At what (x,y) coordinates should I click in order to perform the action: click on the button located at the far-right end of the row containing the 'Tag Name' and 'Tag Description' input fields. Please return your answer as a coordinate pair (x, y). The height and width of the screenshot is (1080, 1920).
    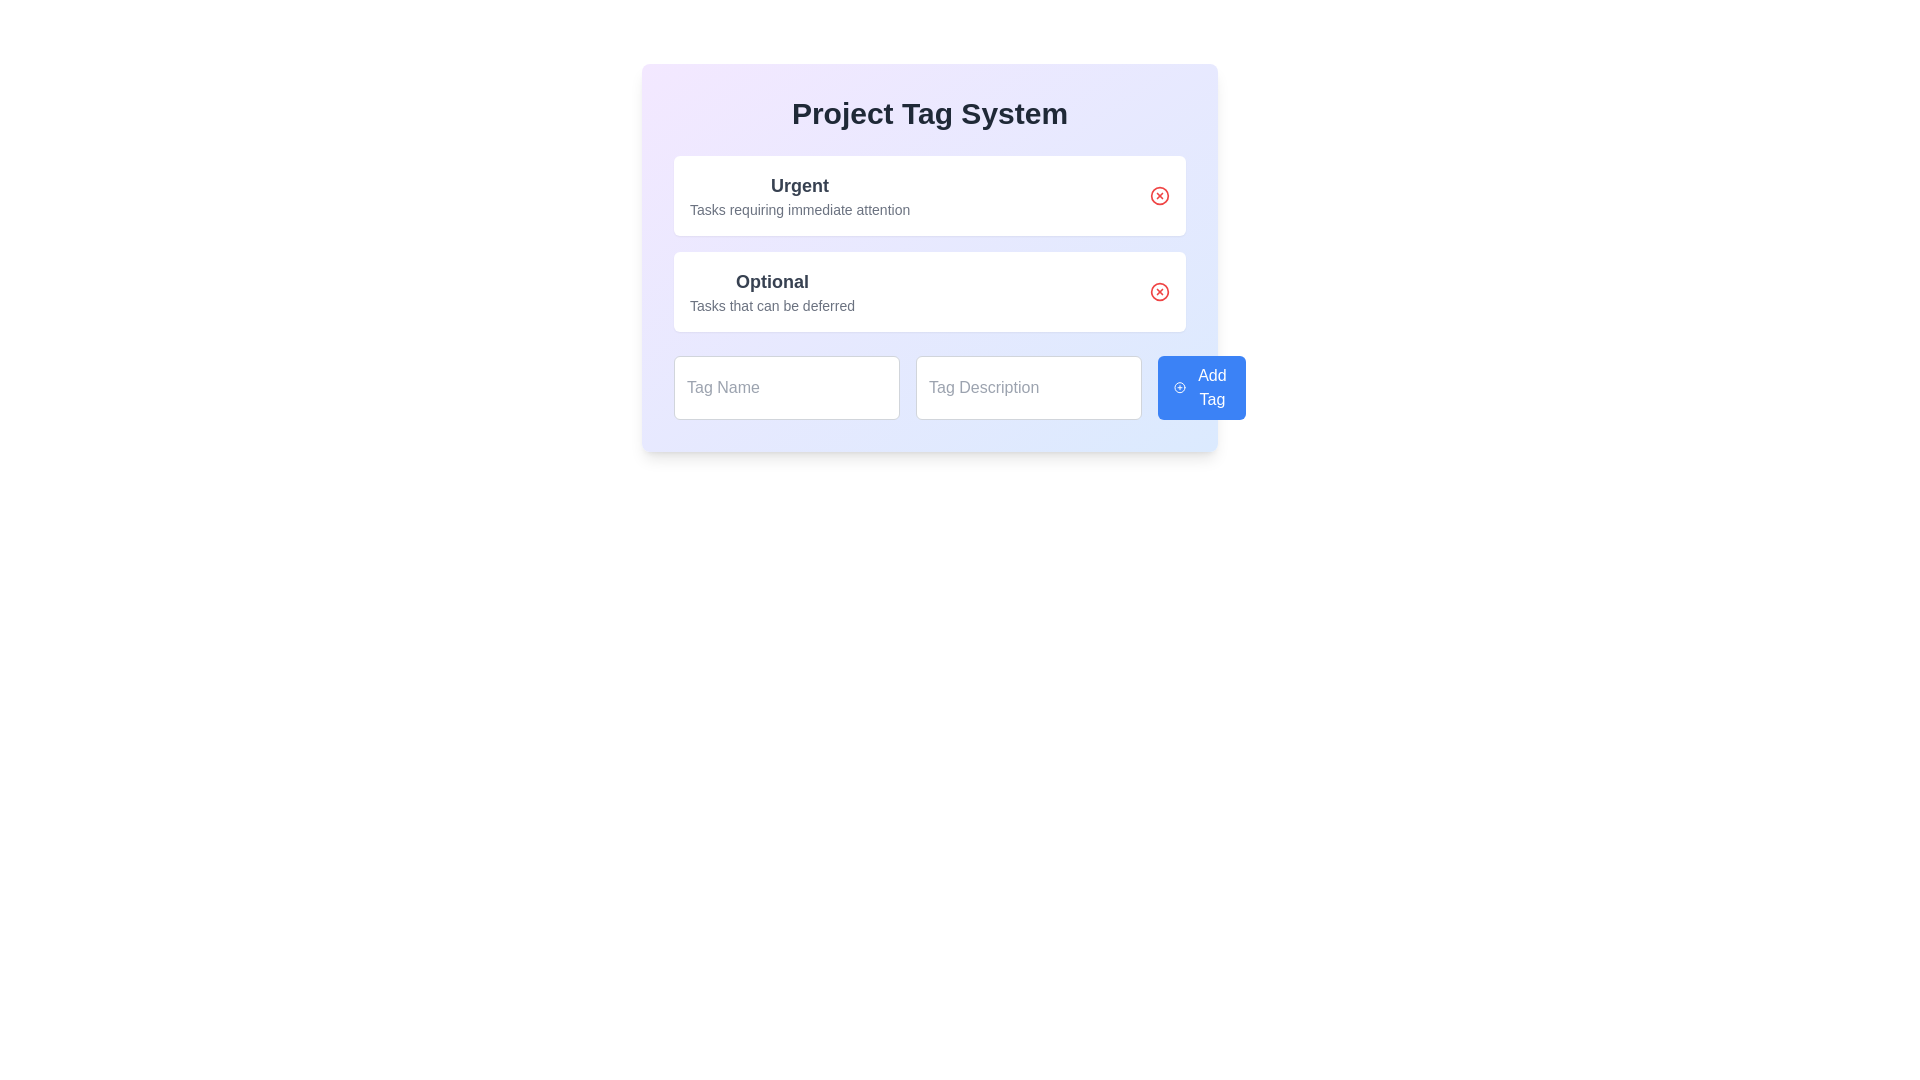
    Looking at the image, I should click on (1201, 388).